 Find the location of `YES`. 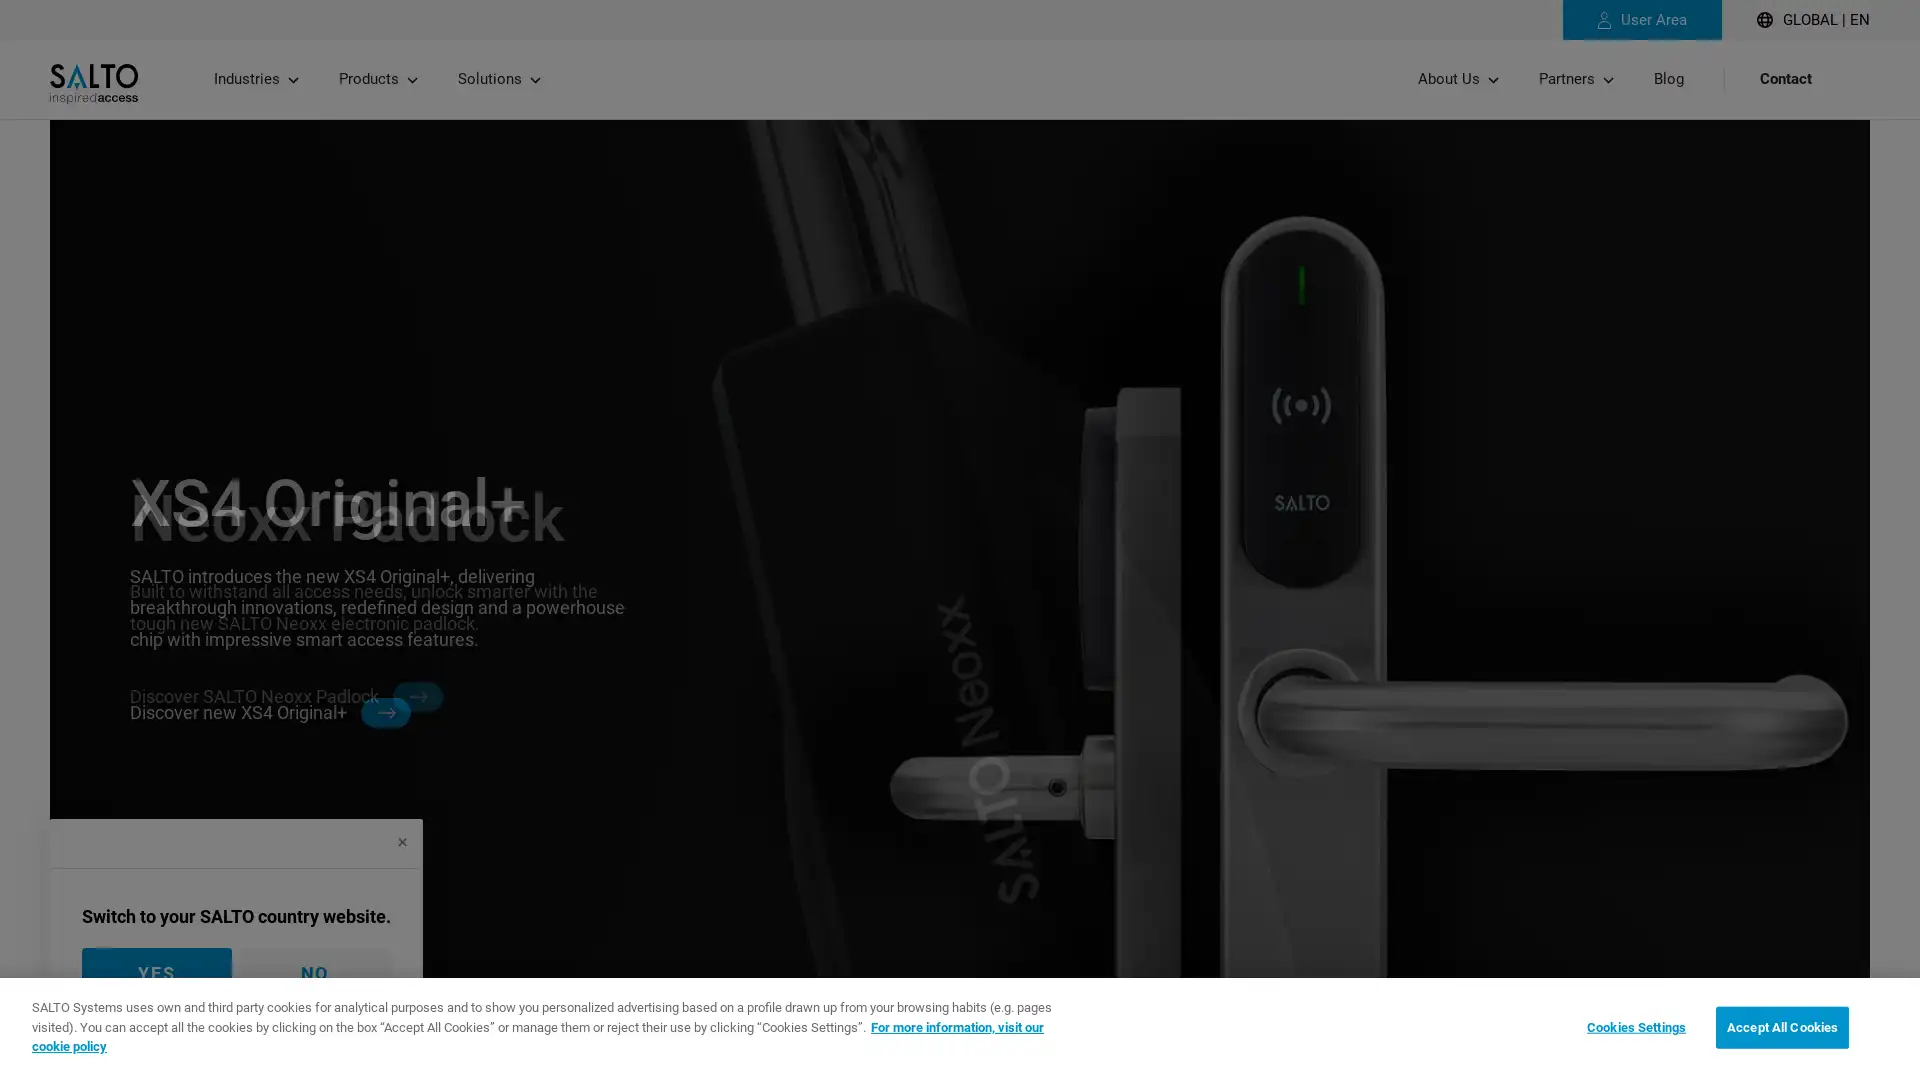

YES is located at coordinates (156, 971).